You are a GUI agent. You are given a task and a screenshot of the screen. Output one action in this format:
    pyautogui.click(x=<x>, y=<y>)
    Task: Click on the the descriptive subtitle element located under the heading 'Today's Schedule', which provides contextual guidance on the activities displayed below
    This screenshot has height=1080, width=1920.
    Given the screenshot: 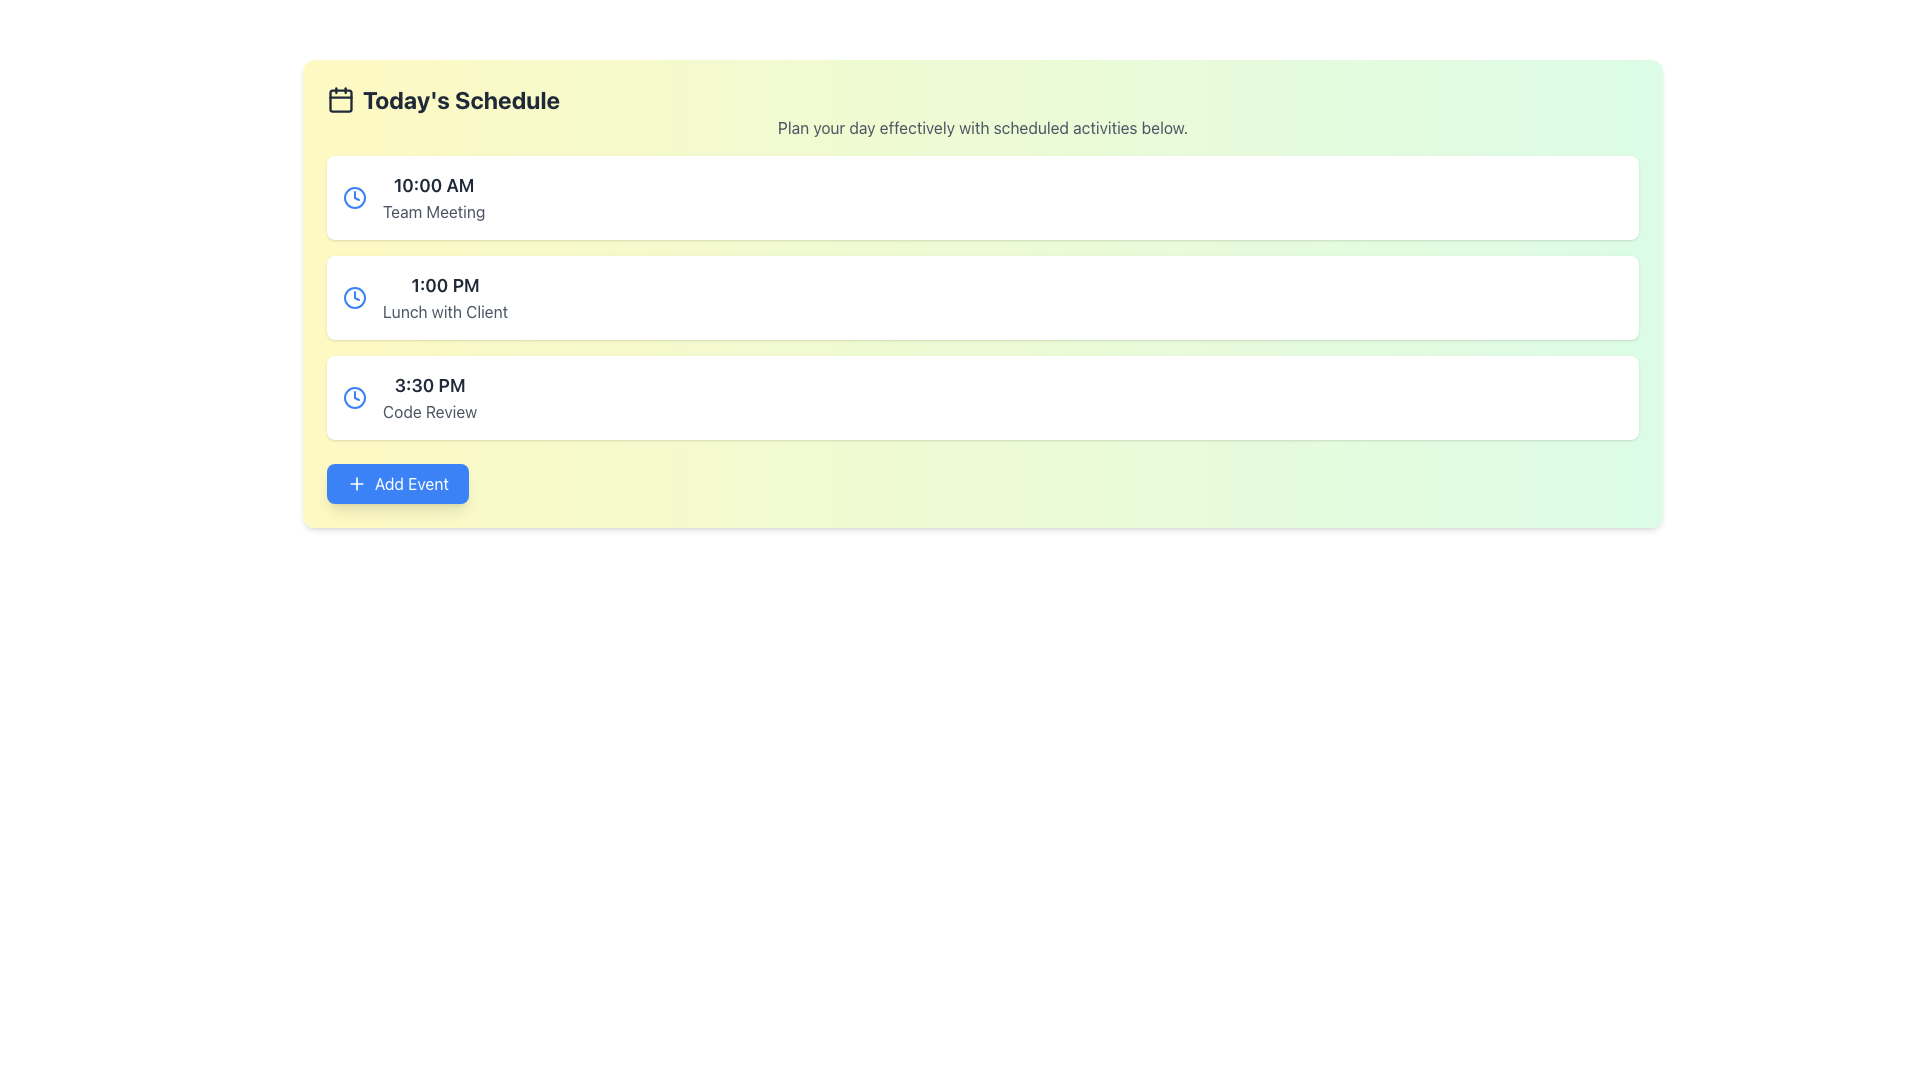 What is the action you would take?
    pyautogui.click(x=983, y=127)
    